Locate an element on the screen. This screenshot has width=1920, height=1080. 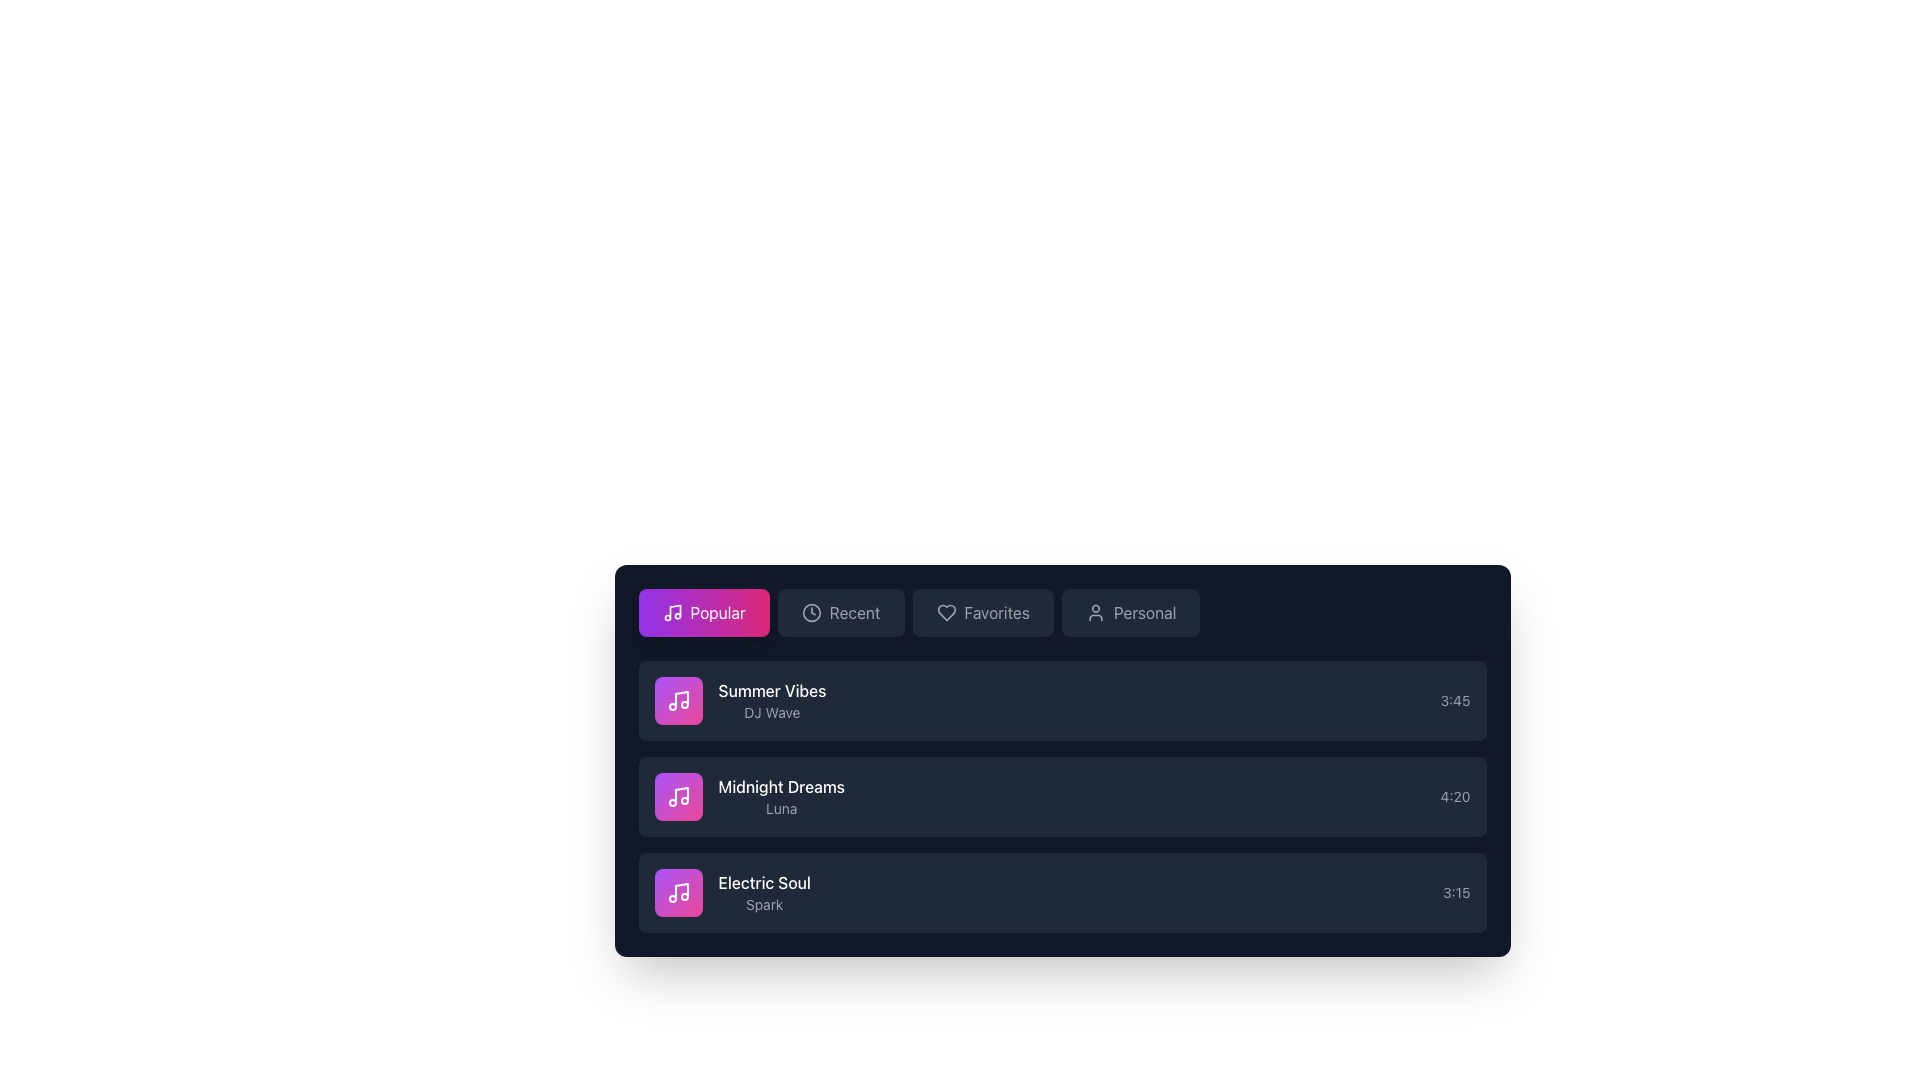
the rounded rectangular button representing the second music track, 'Midnight Dreams' by Luna, to interact with the track is located at coordinates (678, 796).